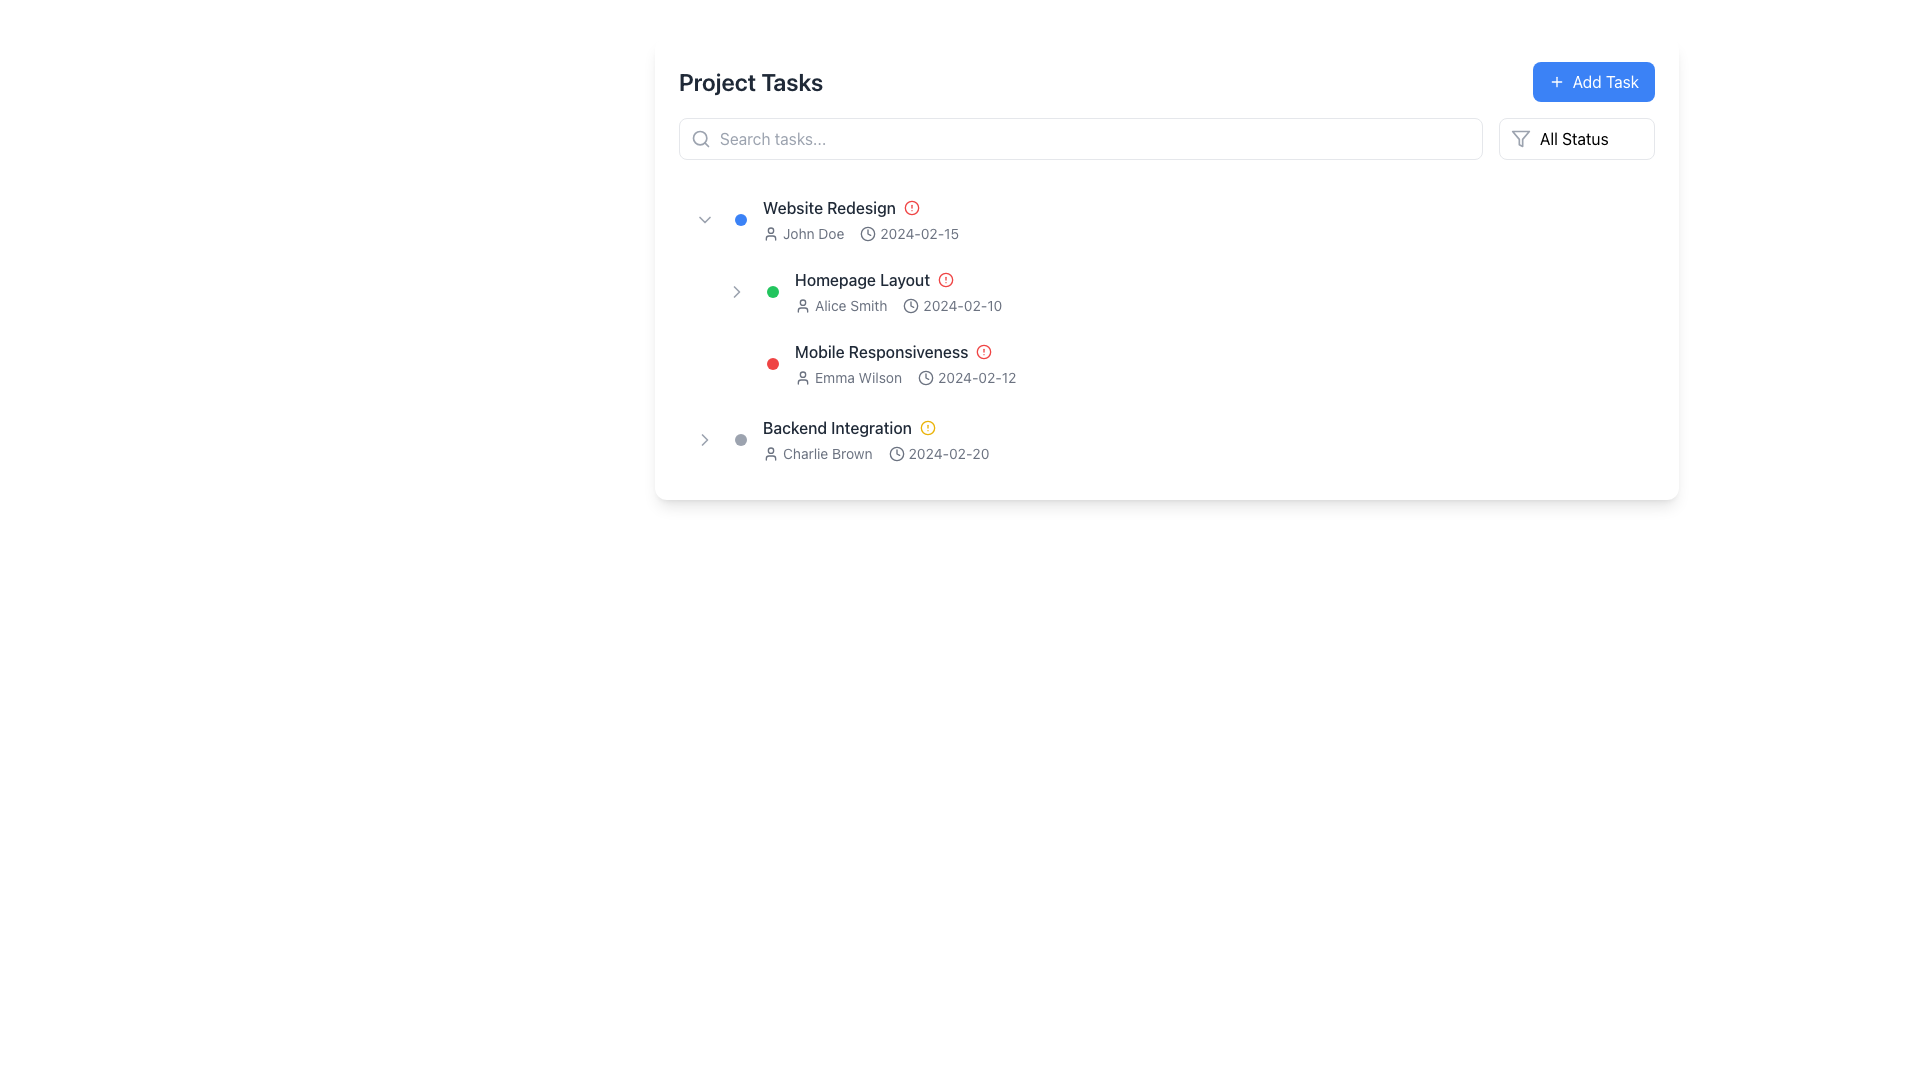 This screenshot has width=1920, height=1080. What do you see at coordinates (948, 454) in the screenshot?
I see `the static text label displaying the due date '2024-02-20' for the 'Backend Integration' task, located to the far right of the task entry line` at bounding box center [948, 454].